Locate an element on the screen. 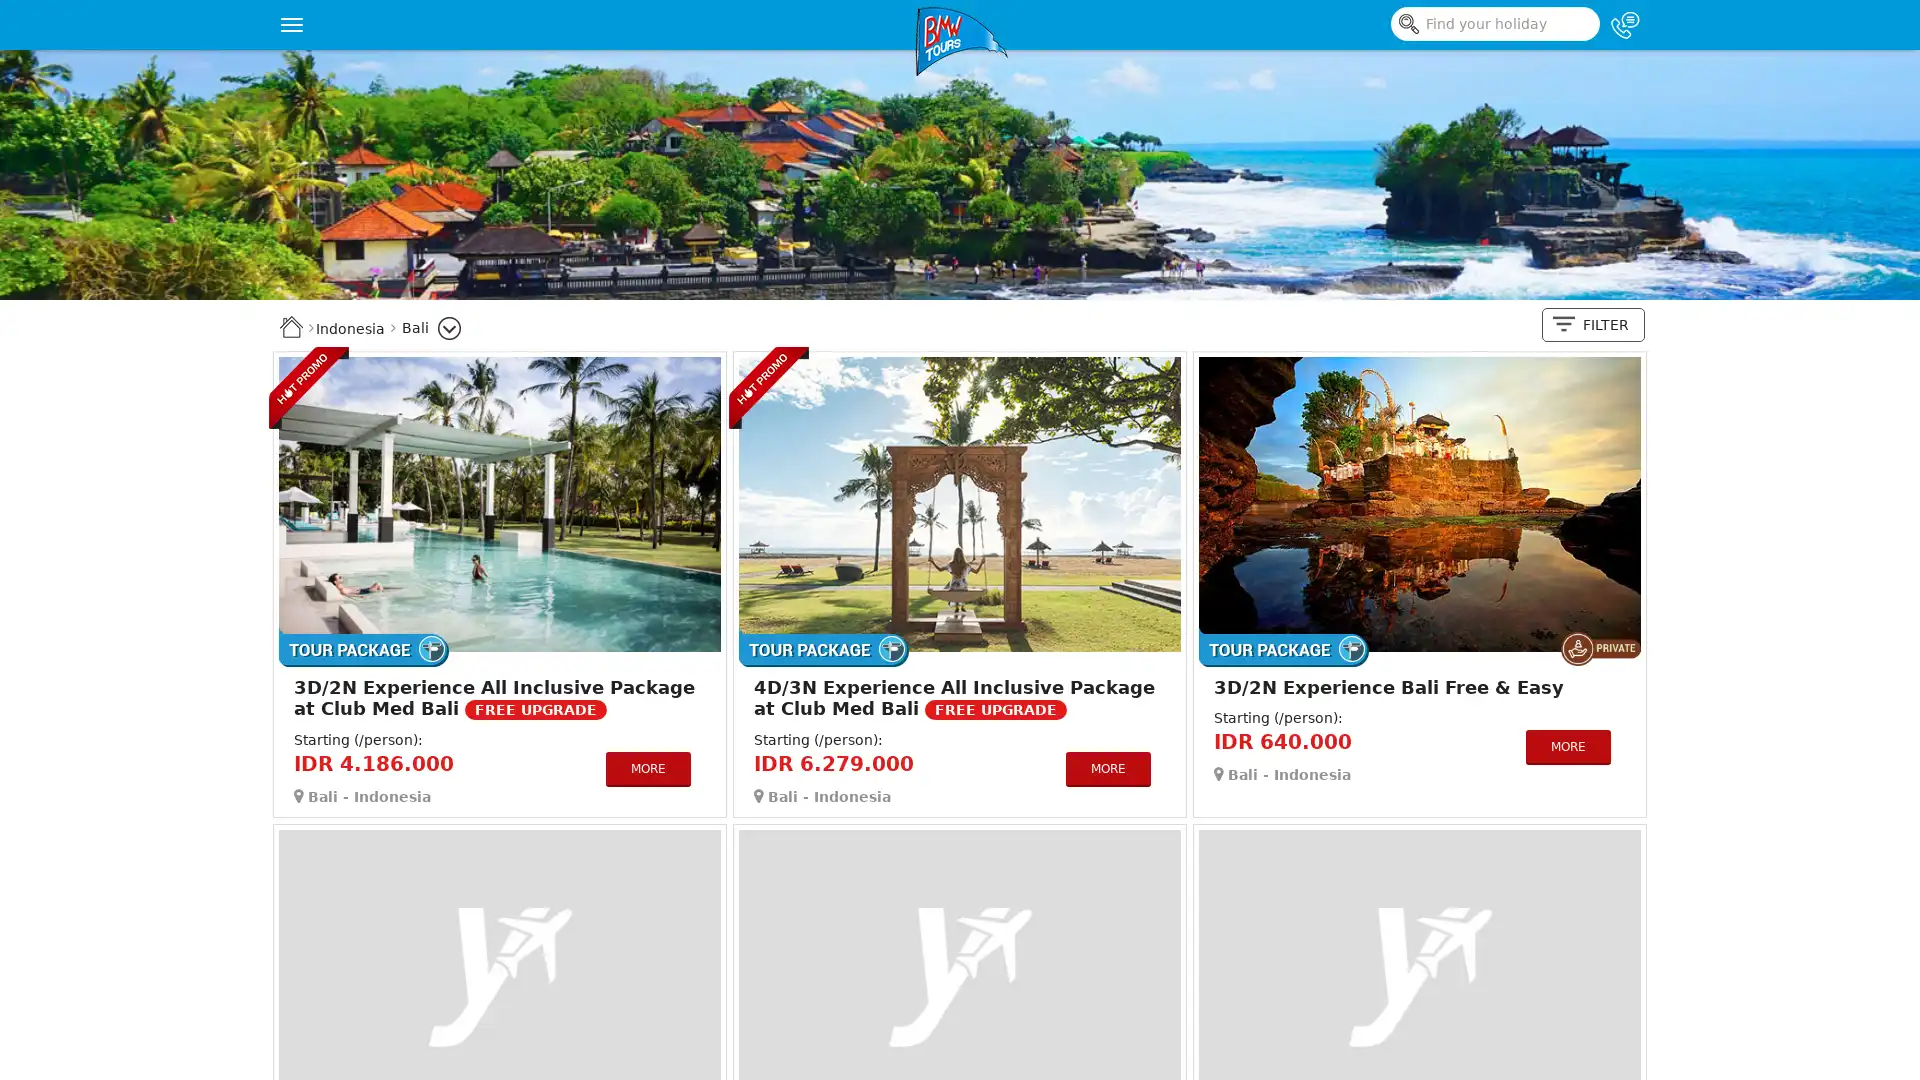 The image size is (1920, 1080). MORE is located at coordinates (647, 767).